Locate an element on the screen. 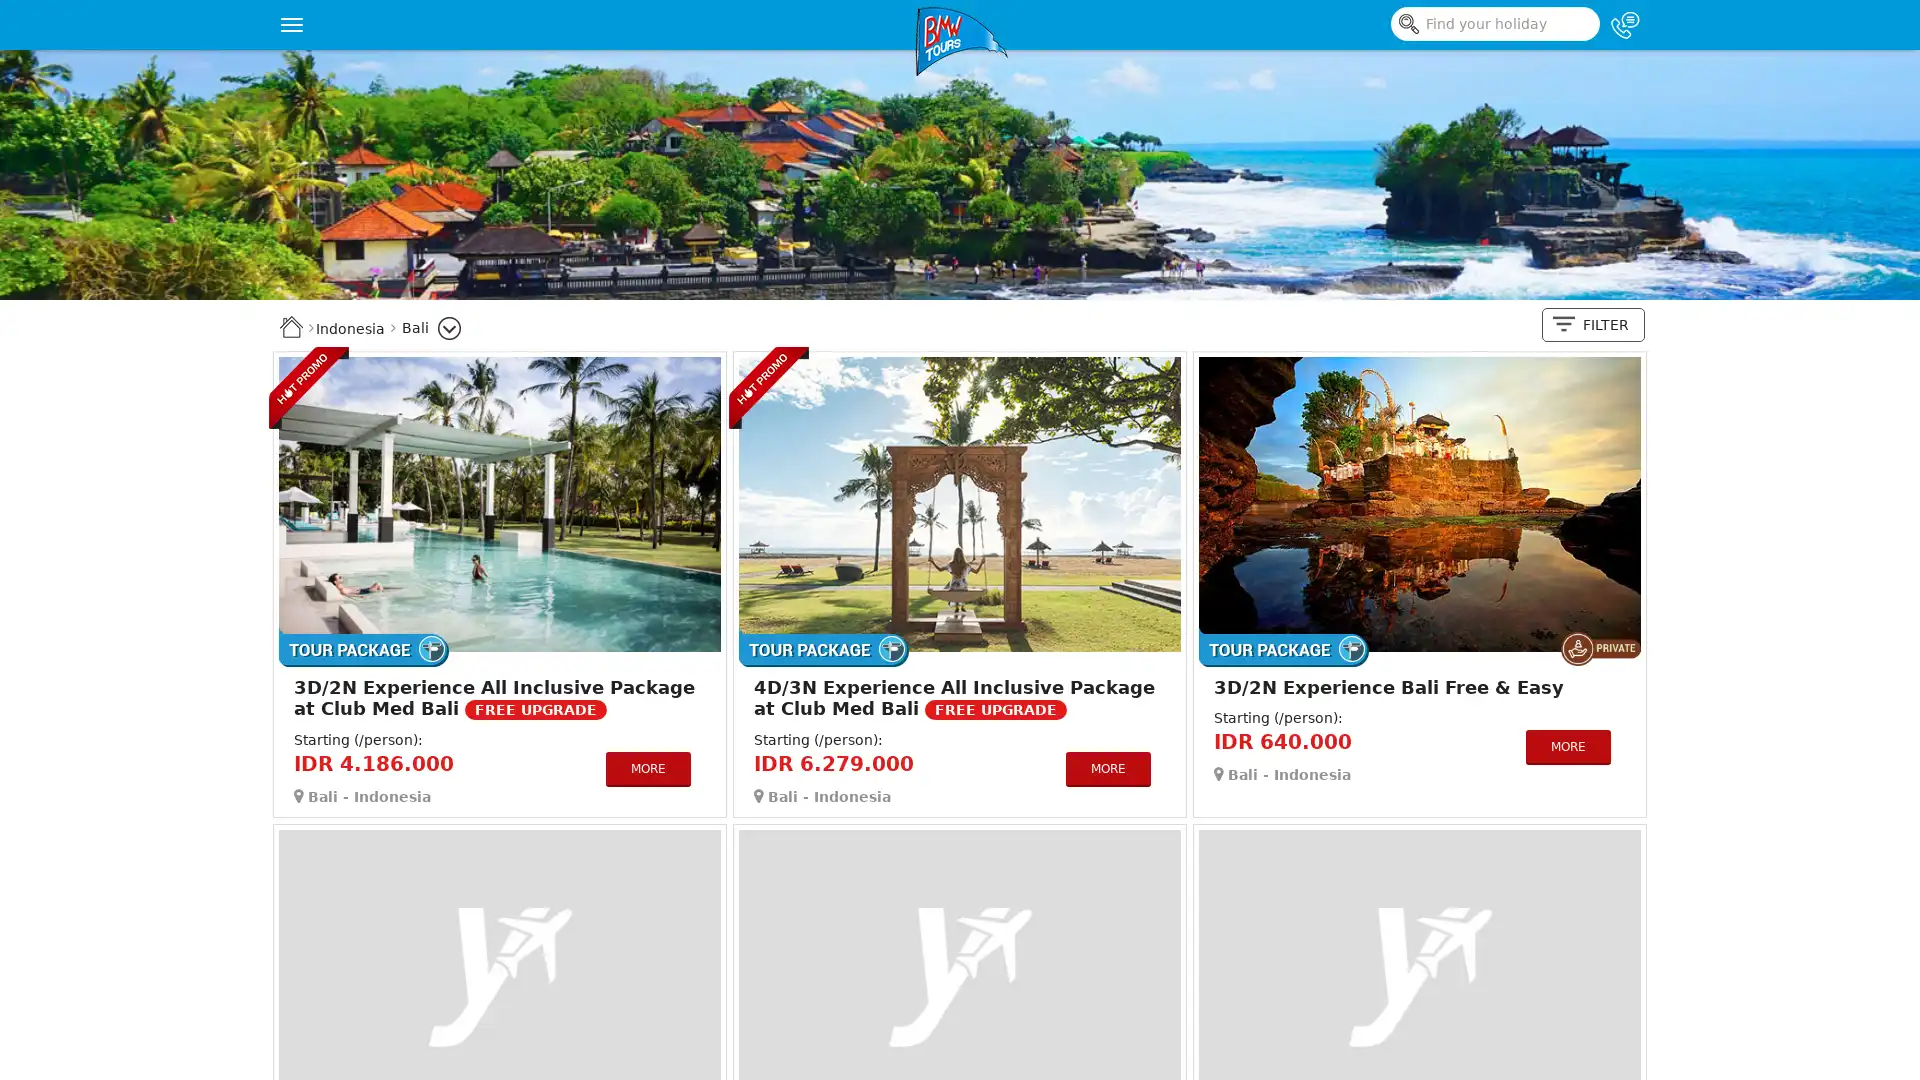 The image size is (1920, 1080). MORE is located at coordinates (647, 767).